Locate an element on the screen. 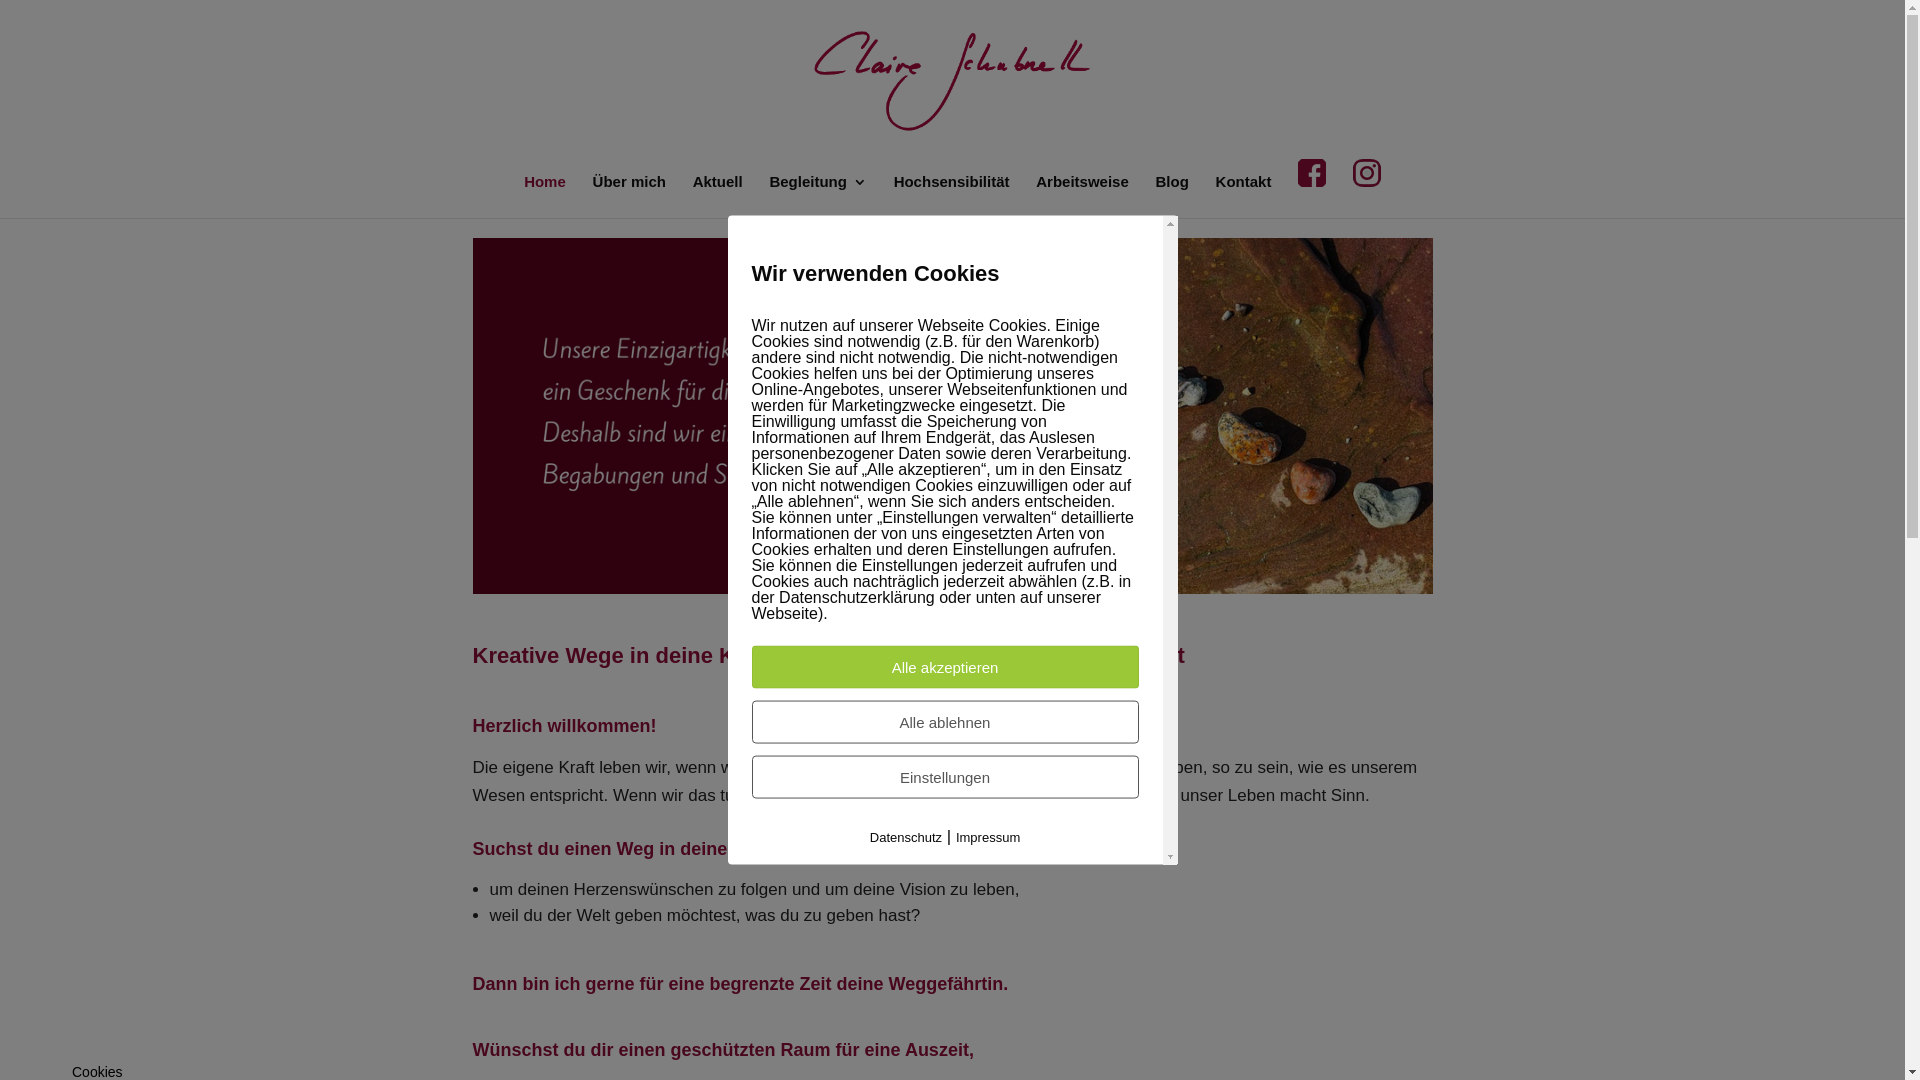  'Impressum' is located at coordinates (988, 837).